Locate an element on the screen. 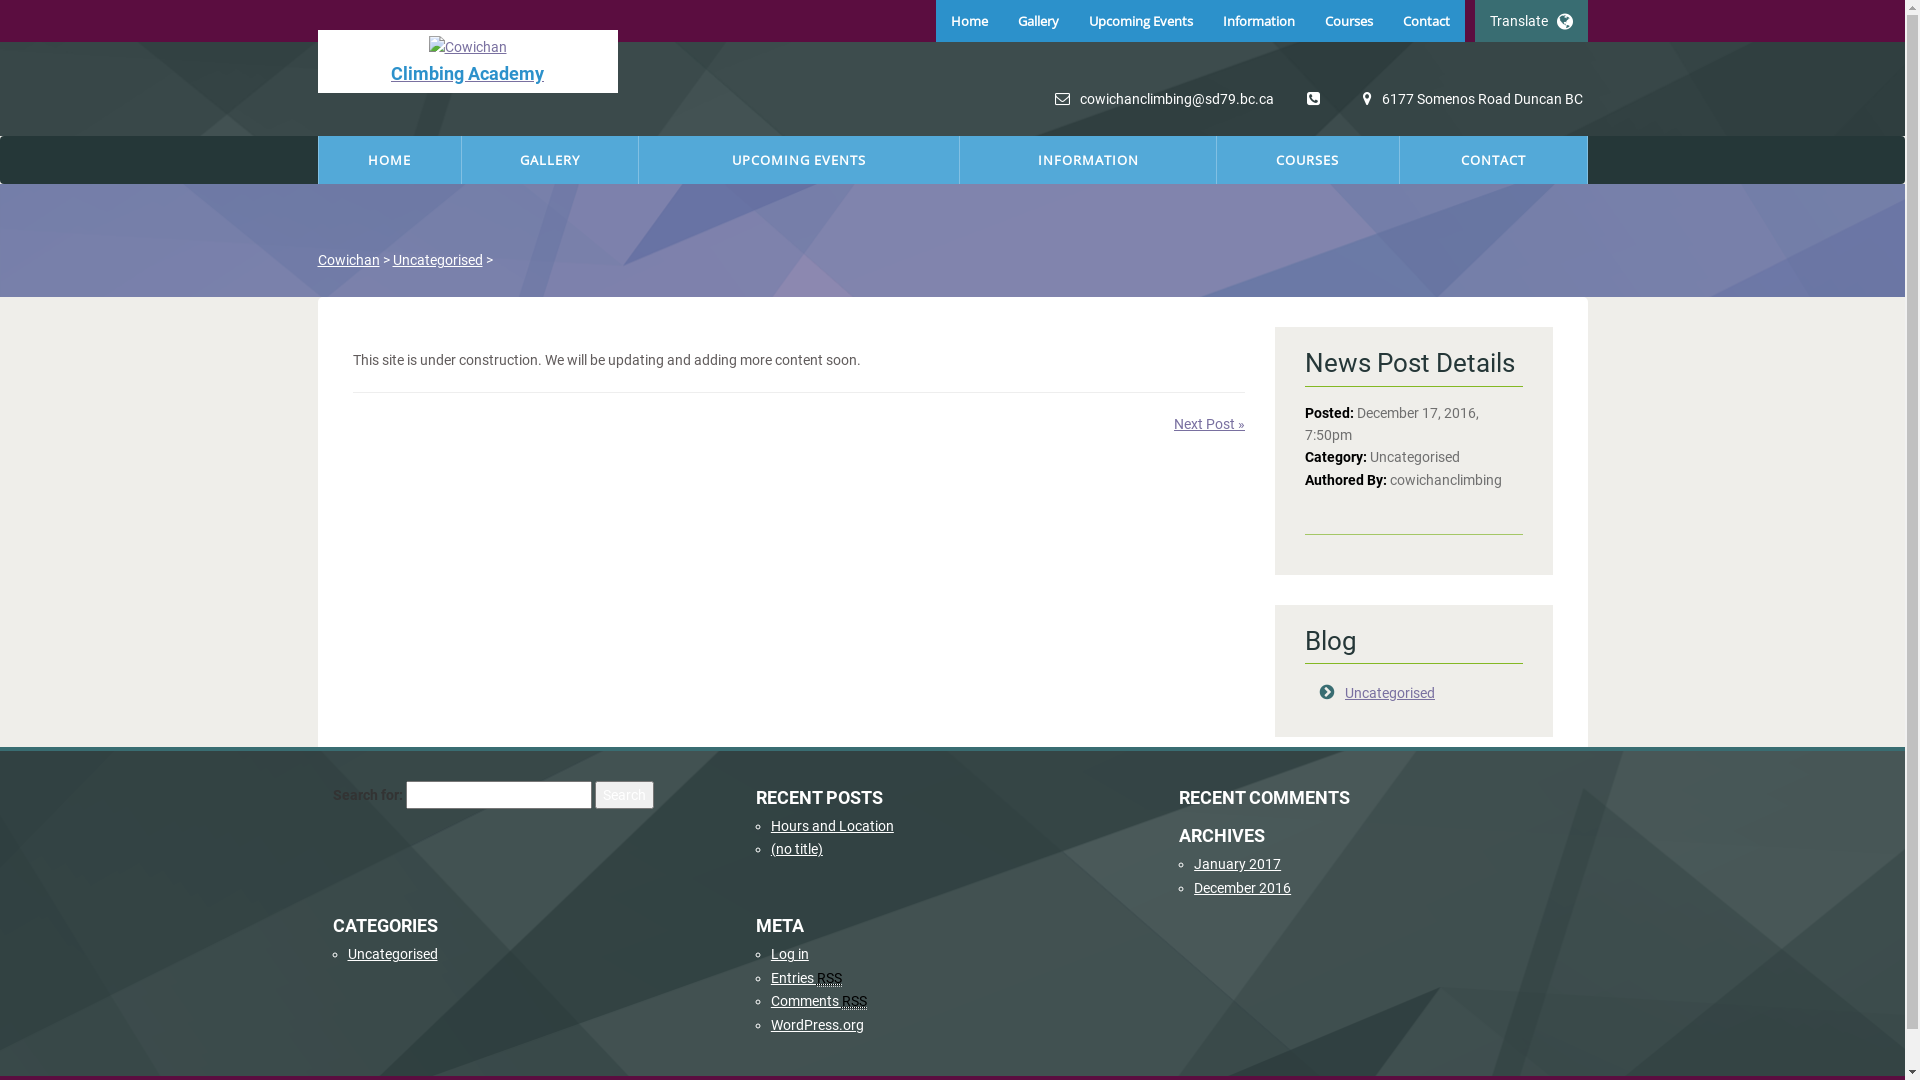 This screenshot has height=1080, width=1920. '(no title)' is located at coordinates (795, 848).